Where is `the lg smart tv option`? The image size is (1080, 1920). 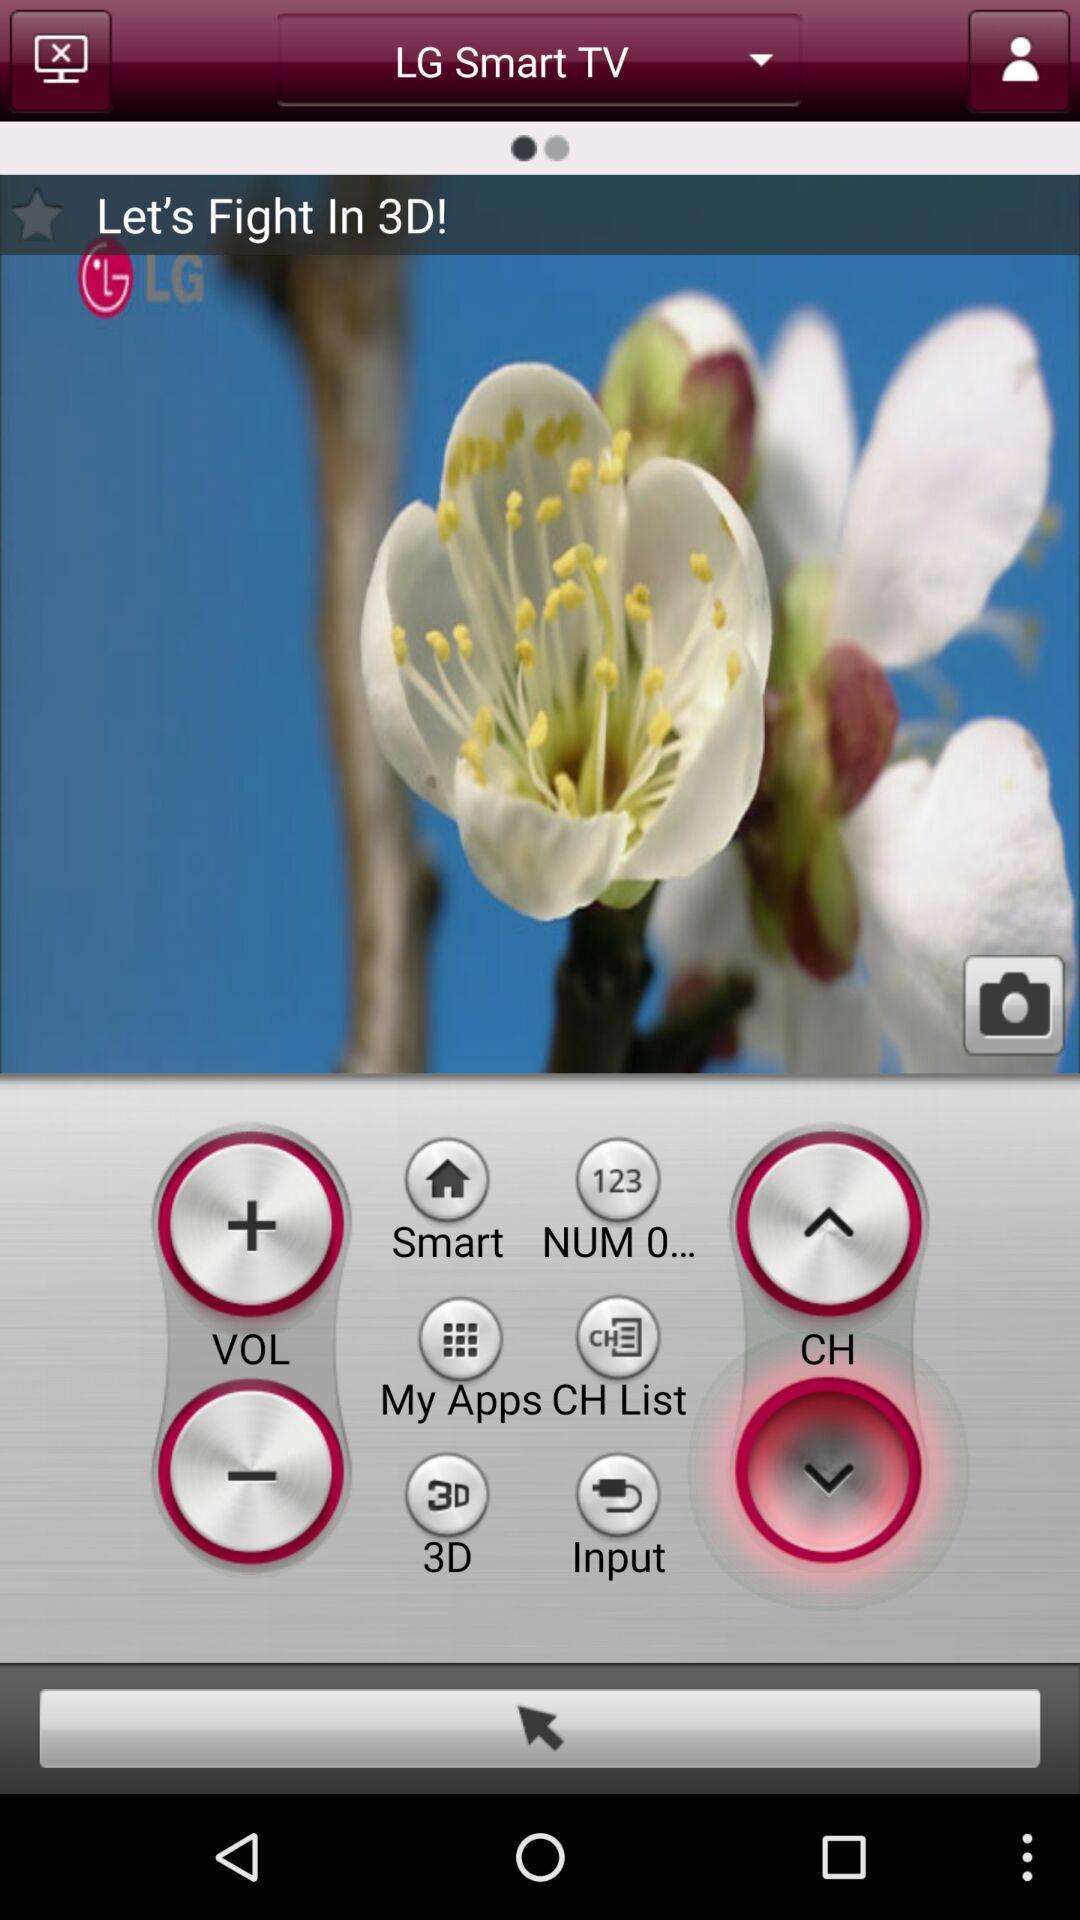
the lg smart tv option is located at coordinates (540, 61).